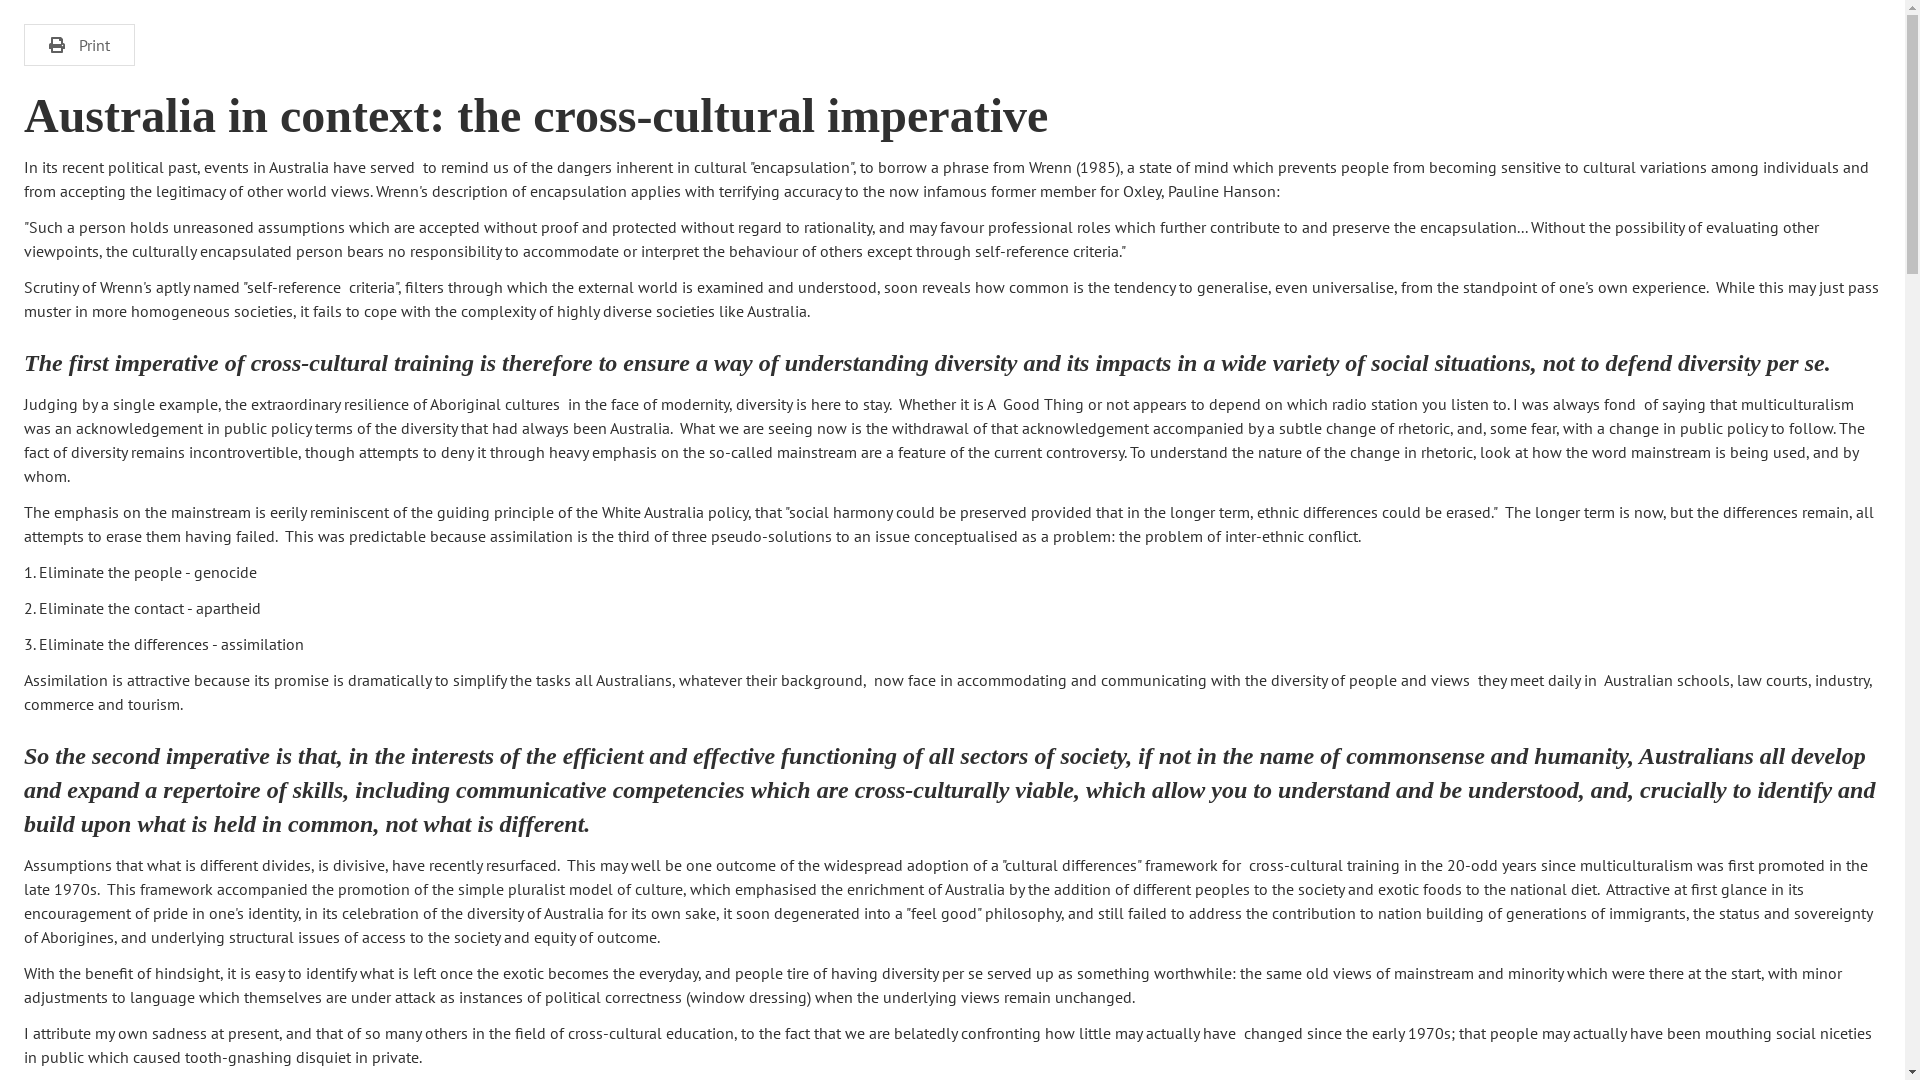 Image resolution: width=1920 pixels, height=1080 pixels. Describe the element at coordinates (48, 45) in the screenshot. I see `'Print'` at that location.